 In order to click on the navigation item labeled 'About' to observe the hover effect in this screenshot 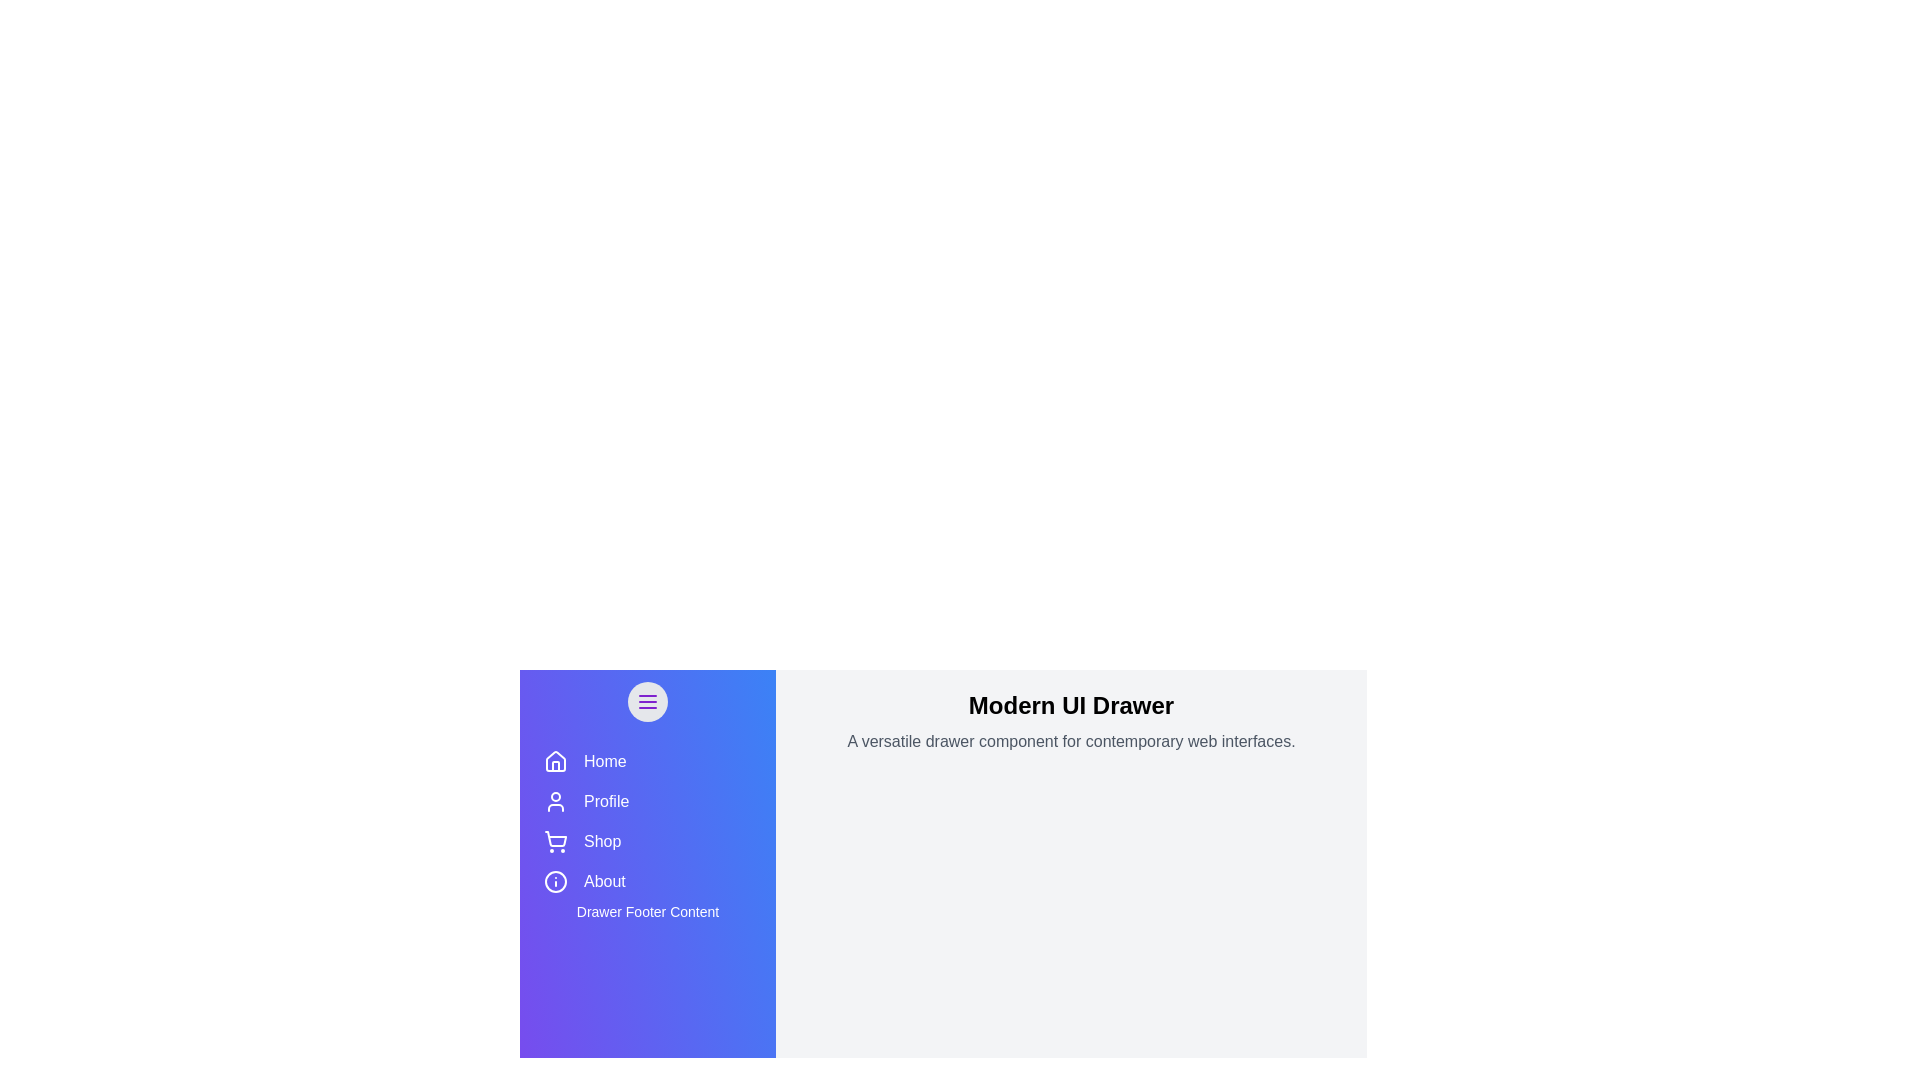, I will do `click(648, 881)`.